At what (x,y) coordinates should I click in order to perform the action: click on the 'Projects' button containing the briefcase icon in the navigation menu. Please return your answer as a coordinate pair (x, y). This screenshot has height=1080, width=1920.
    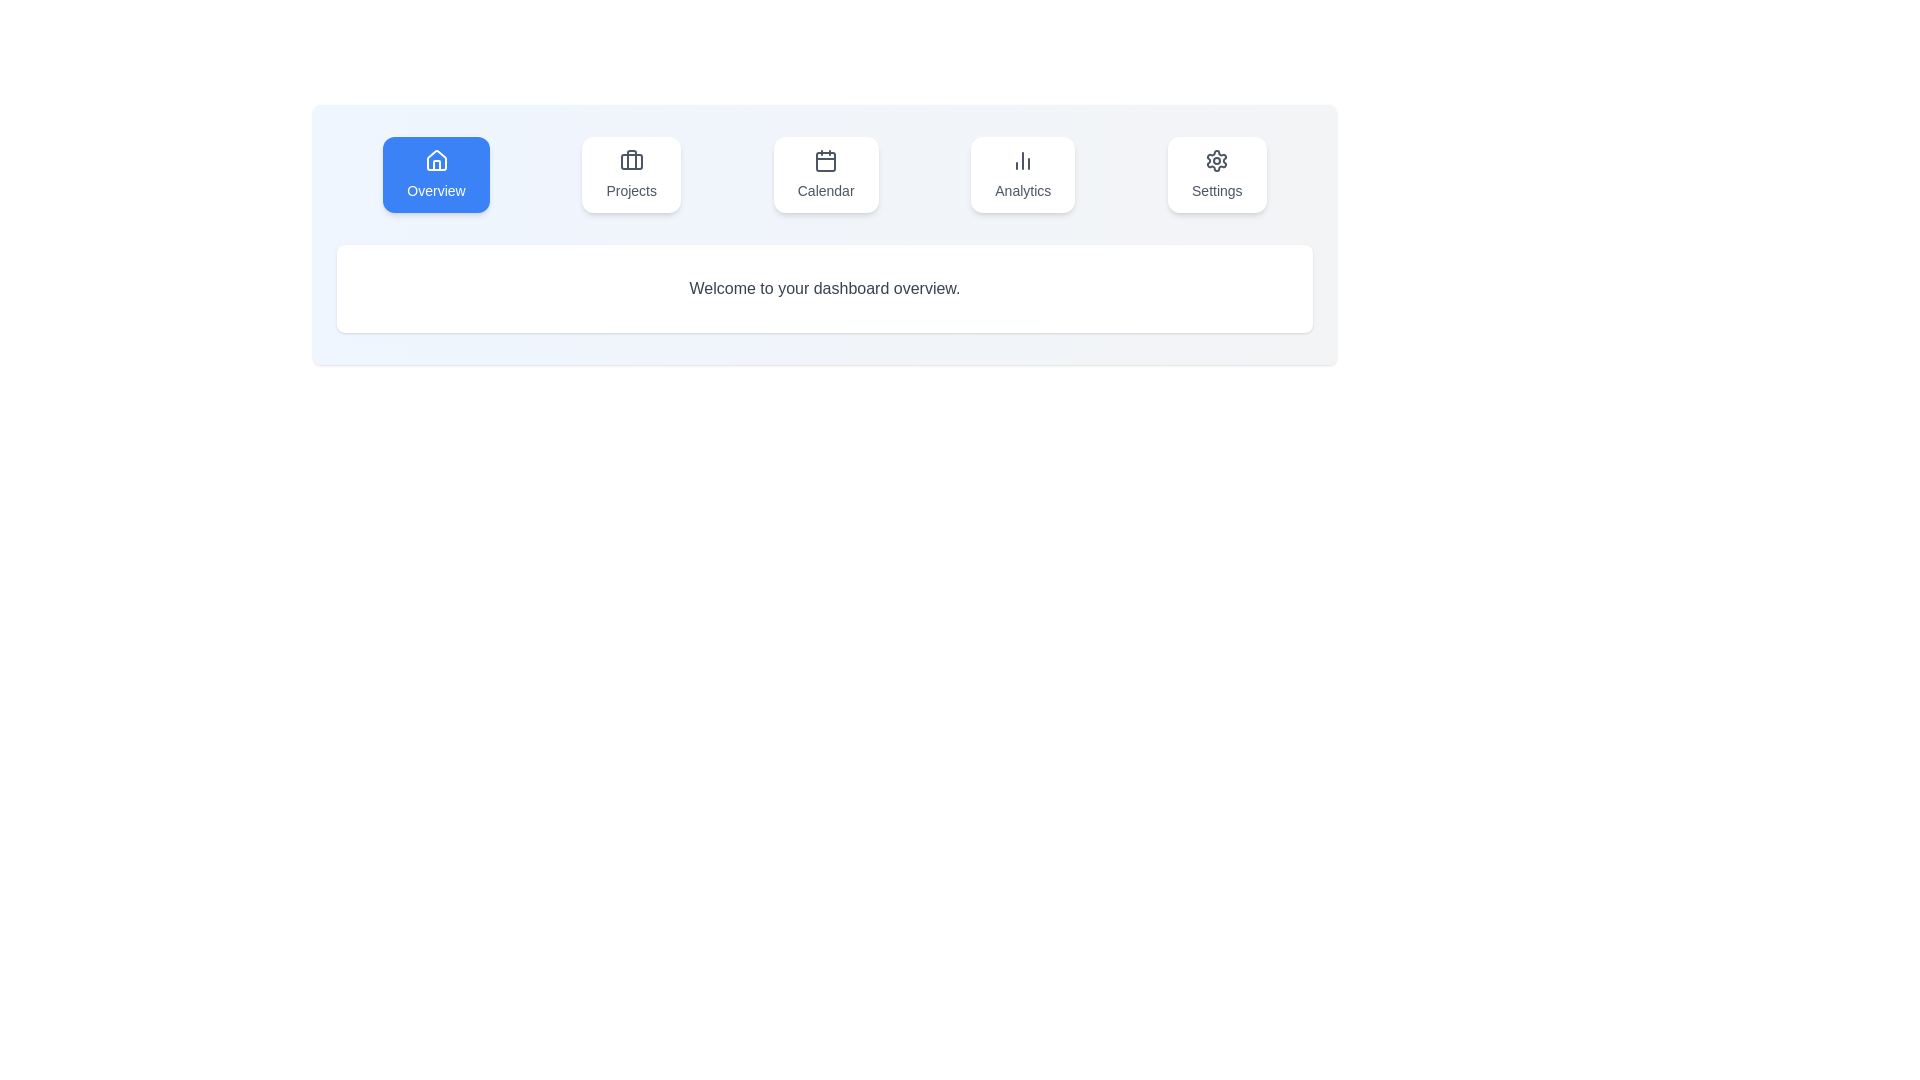
    Looking at the image, I should click on (630, 160).